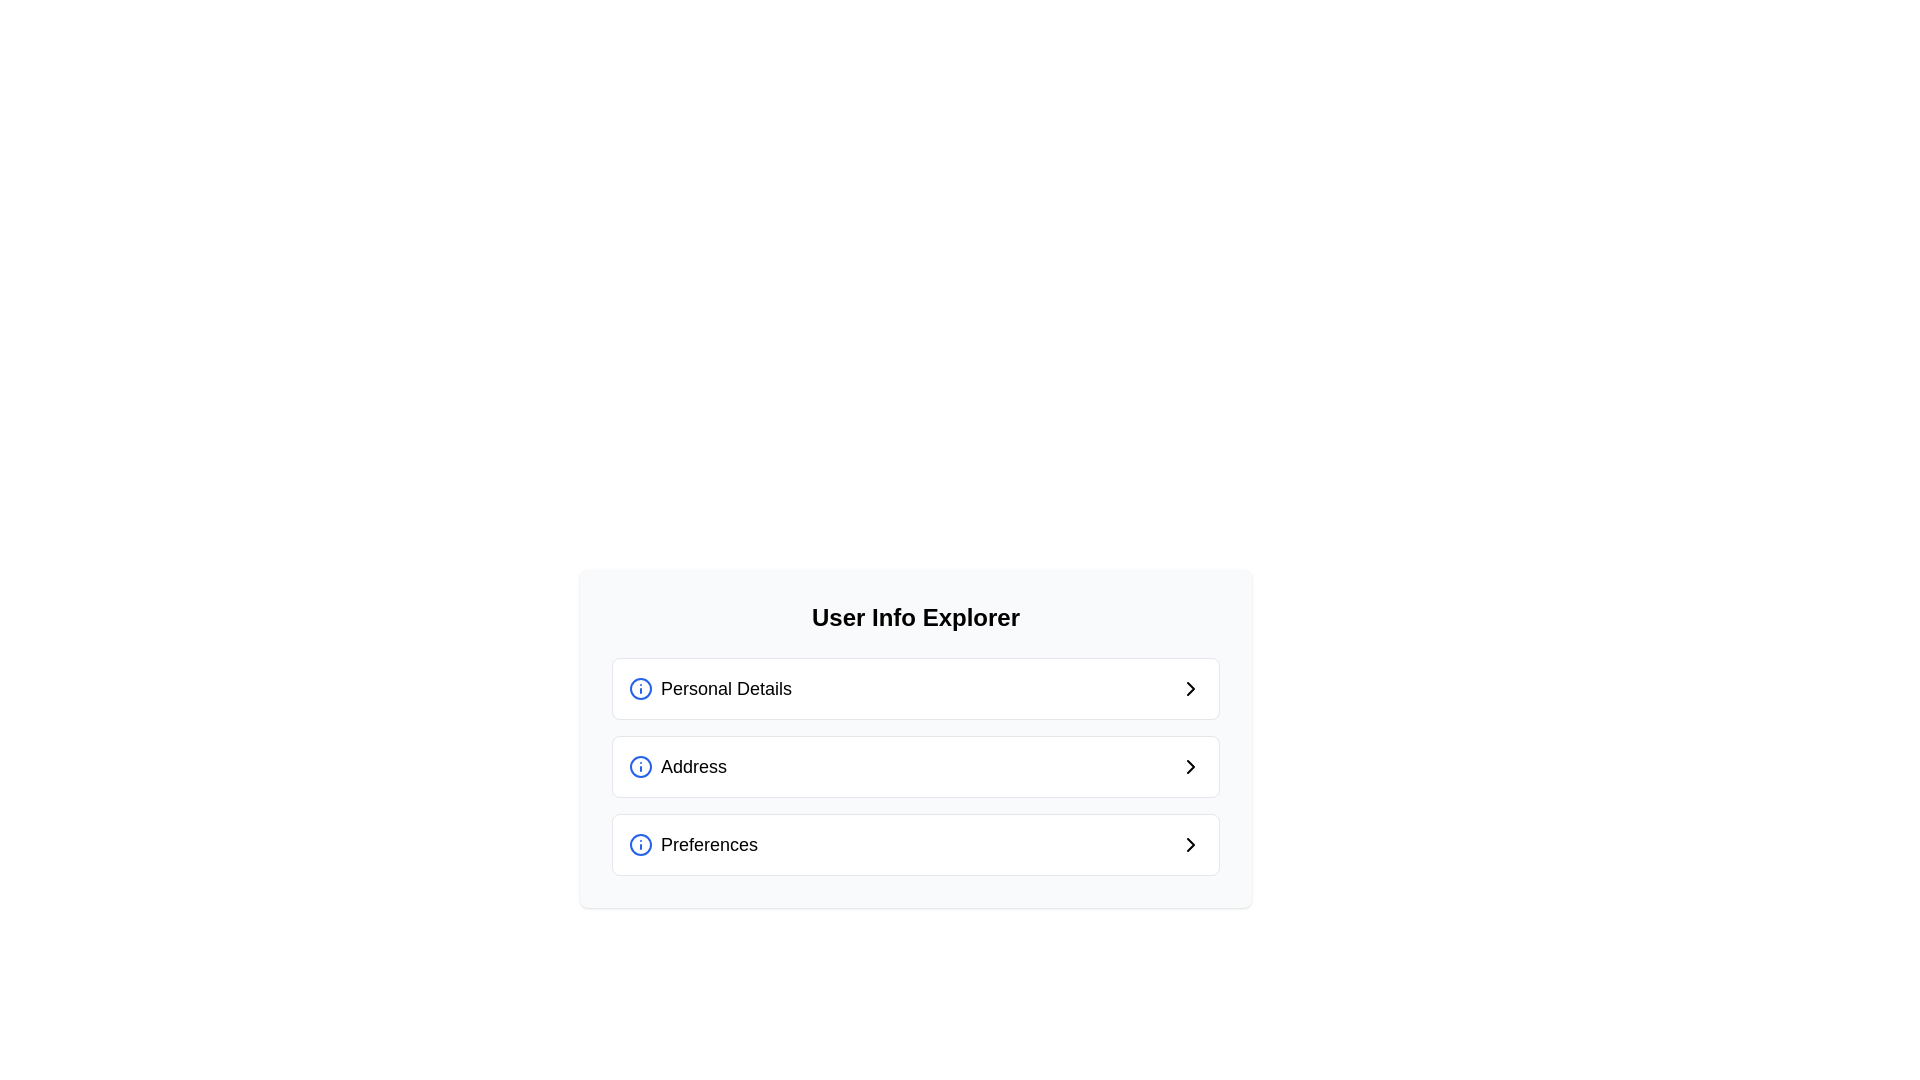 The width and height of the screenshot is (1920, 1080). I want to click on the circular icon component with a blue outline, which is positioned to the left of the 'Address' option in the list, so click(641, 766).